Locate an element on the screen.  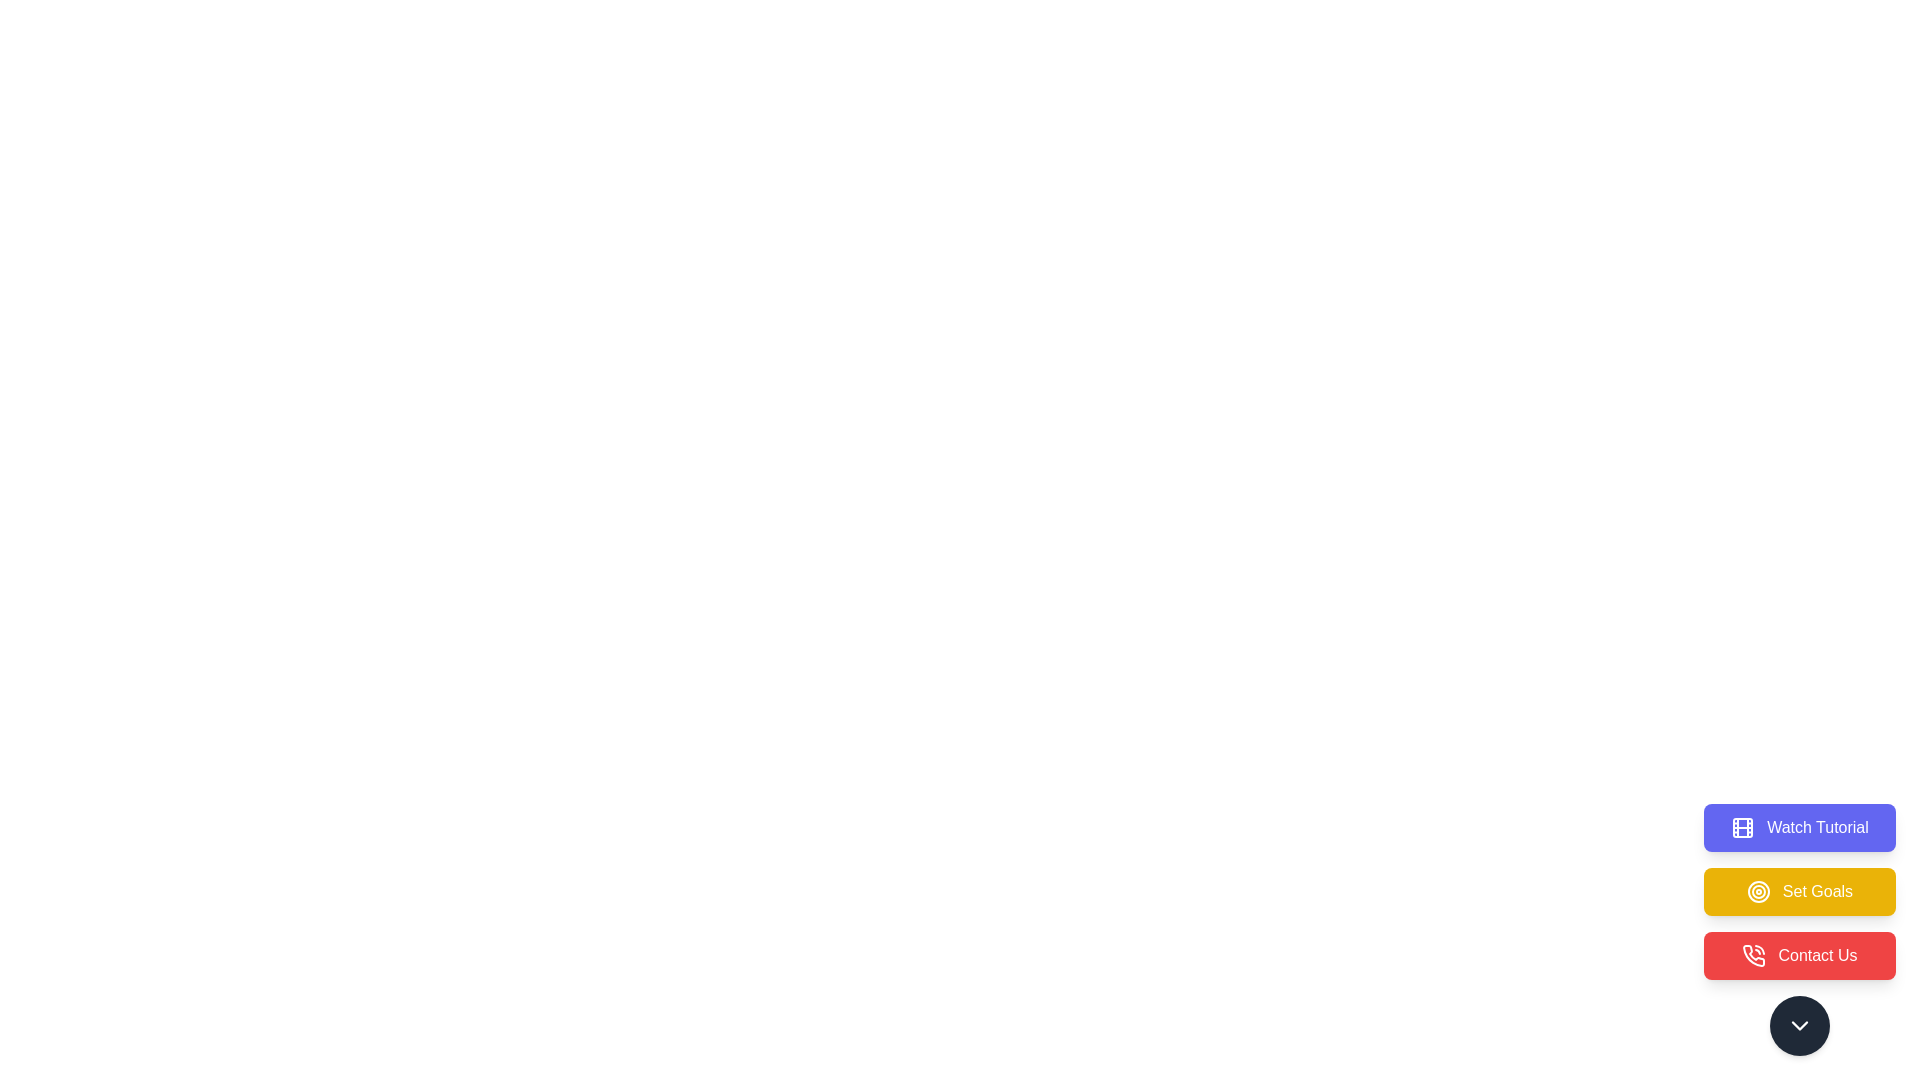
the toggle button to expand or collapse the menu is located at coordinates (1800, 1026).